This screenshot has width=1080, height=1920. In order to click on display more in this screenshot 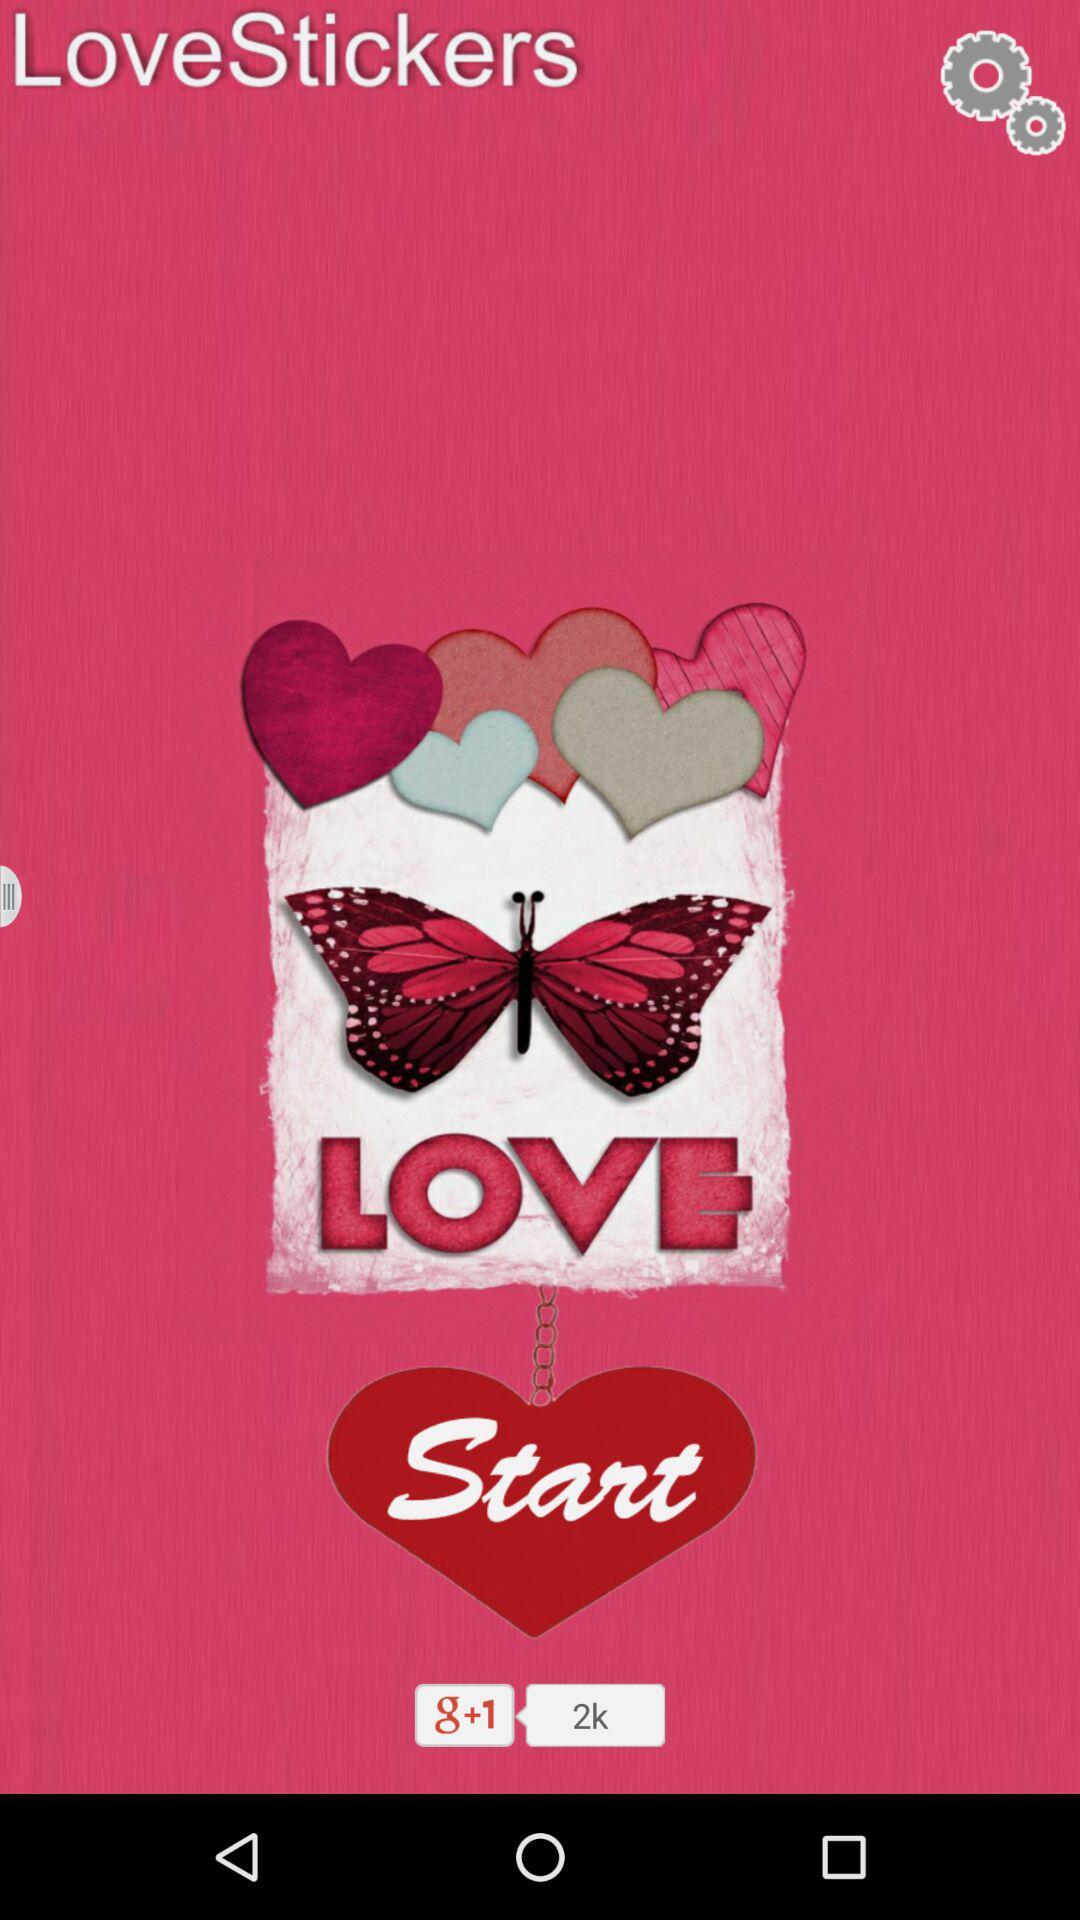, I will do `click(23, 895)`.